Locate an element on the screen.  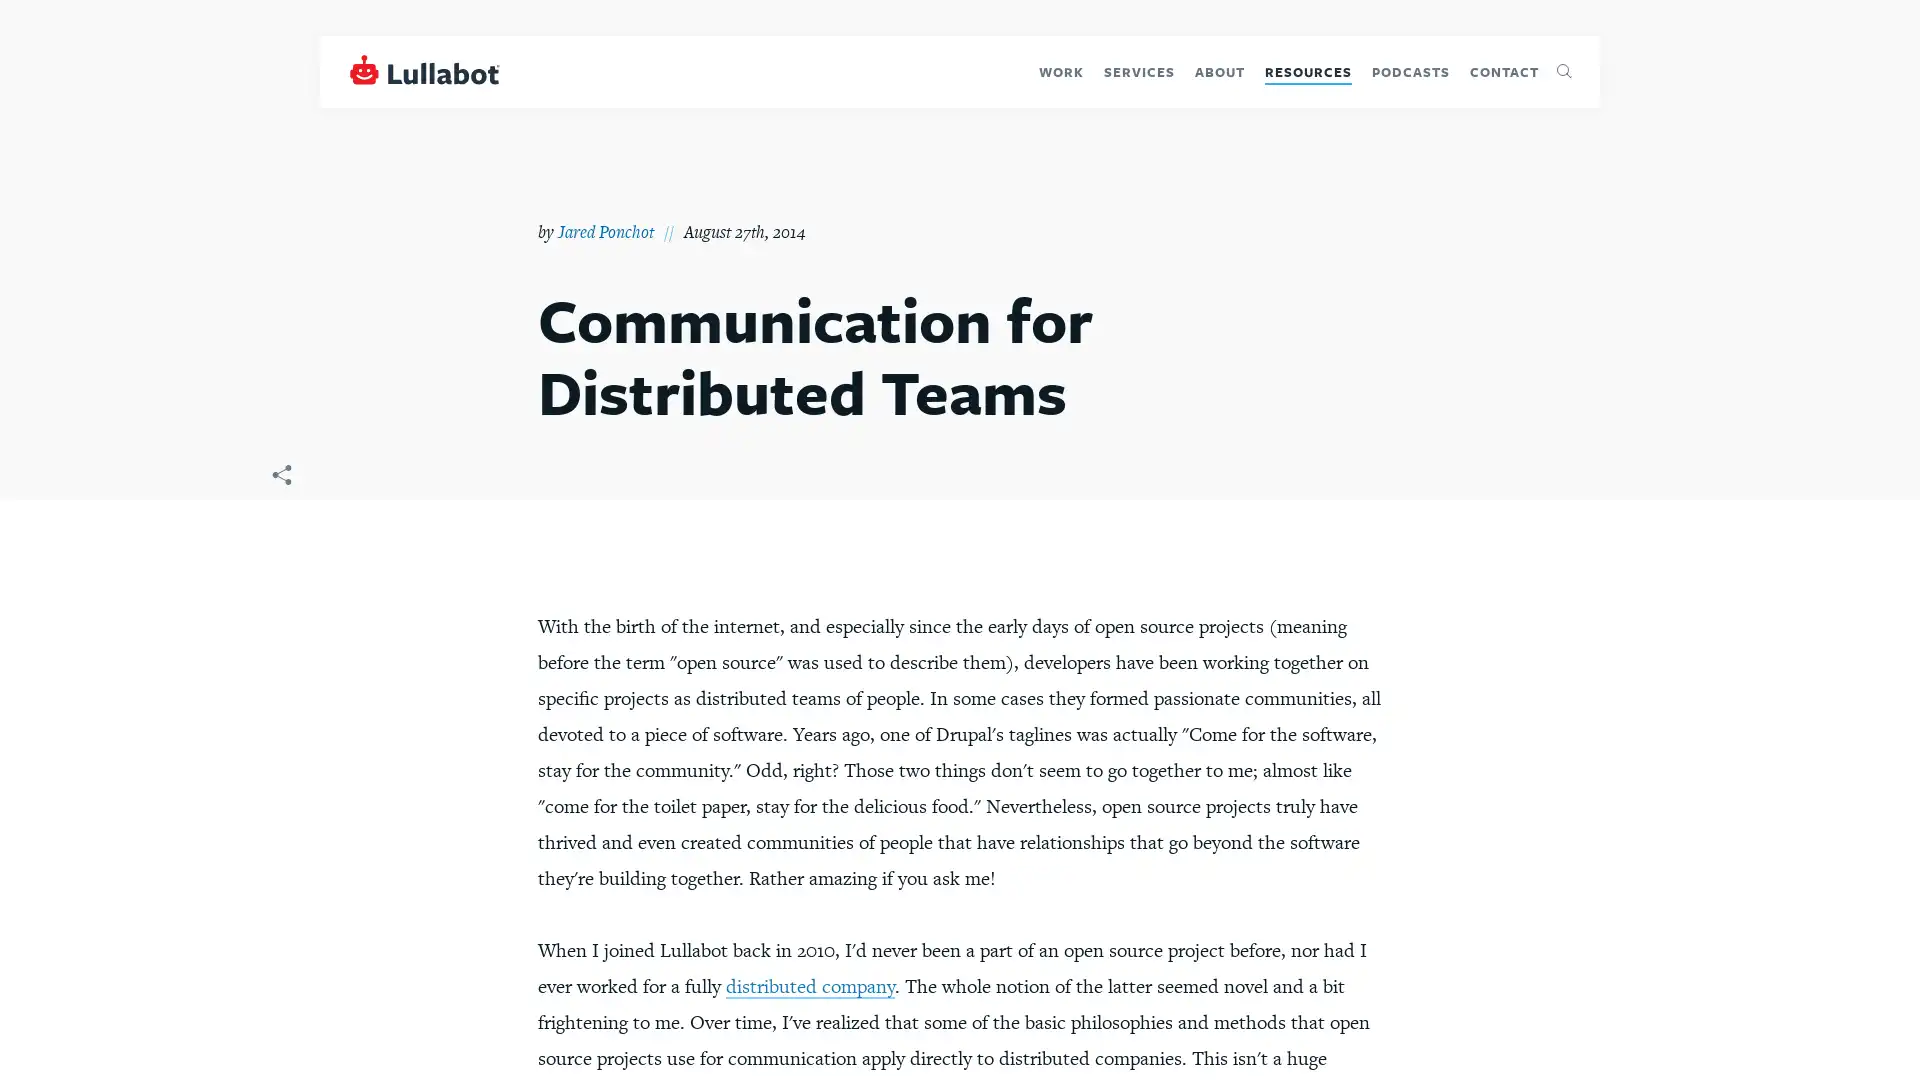
Post on Facebook is located at coordinates (265, 521).